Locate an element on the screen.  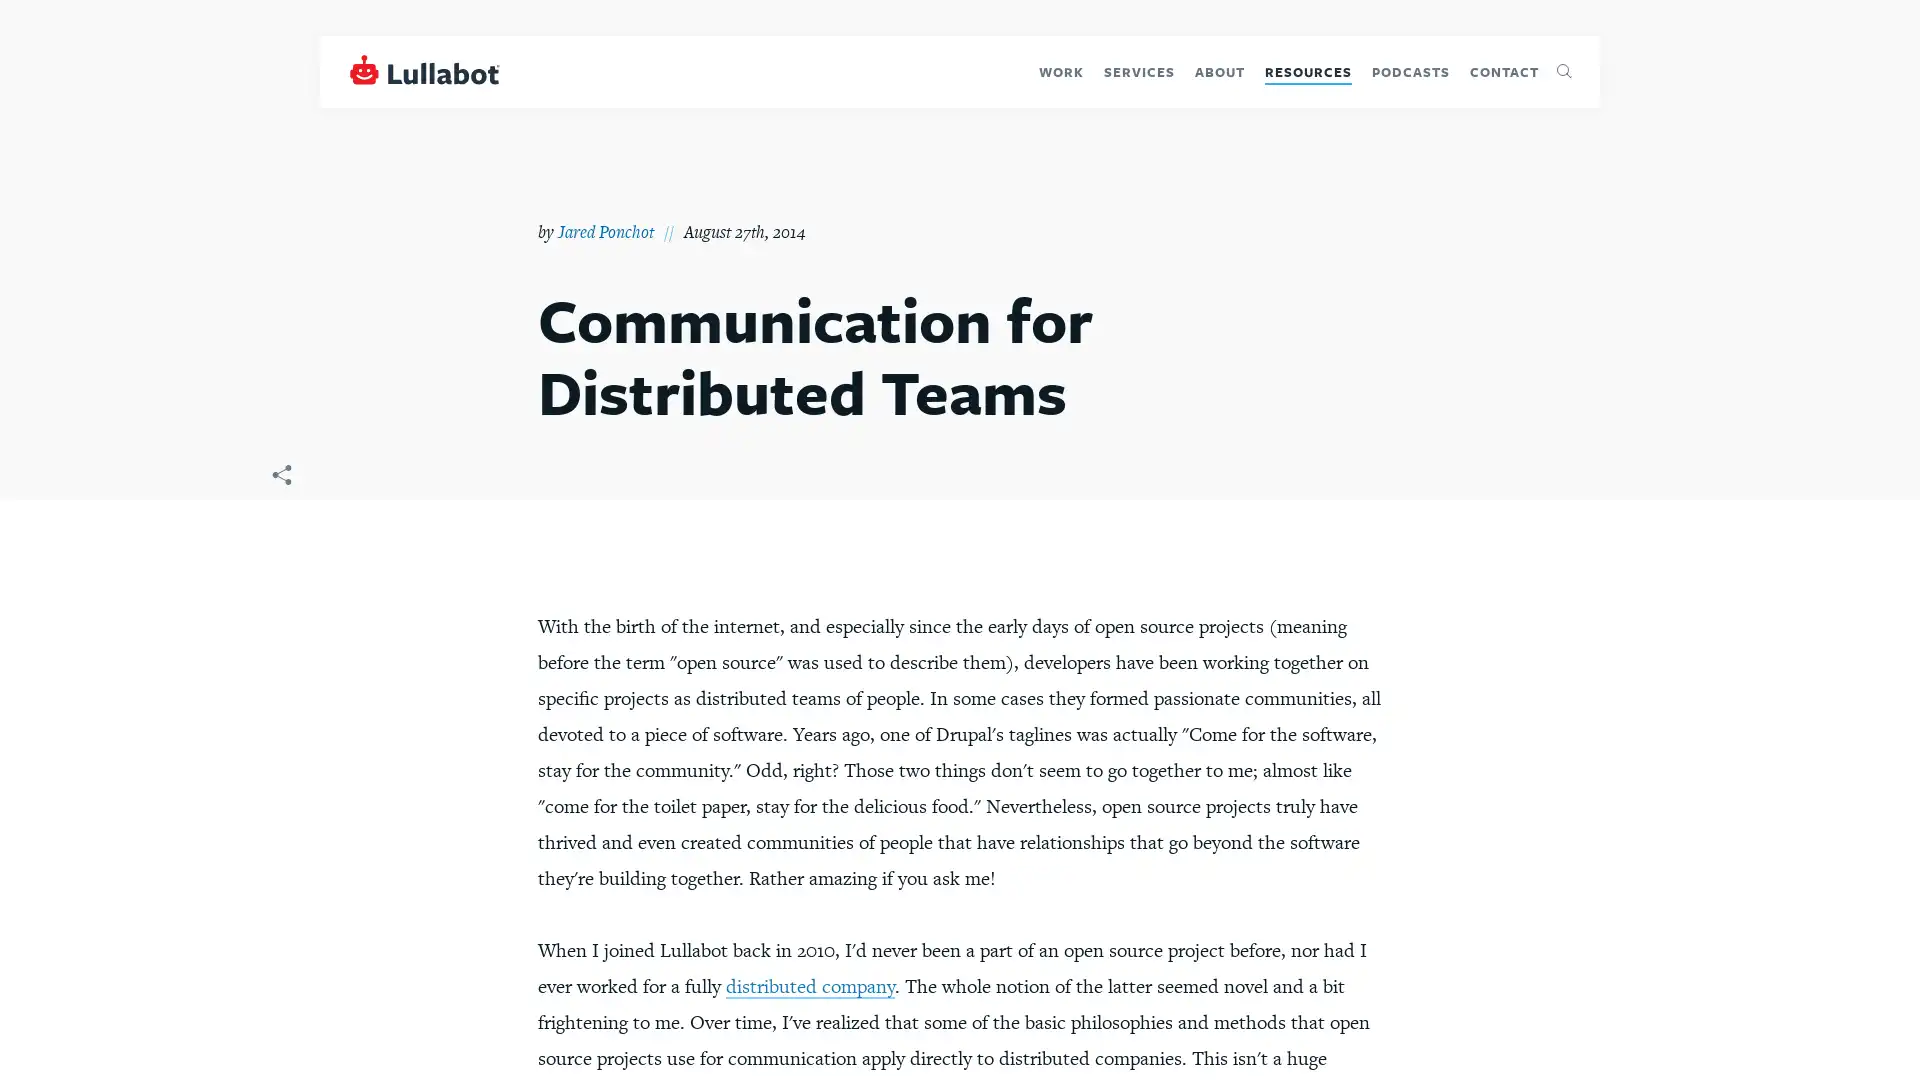
Post on Facebook is located at coordinates (265, 521).